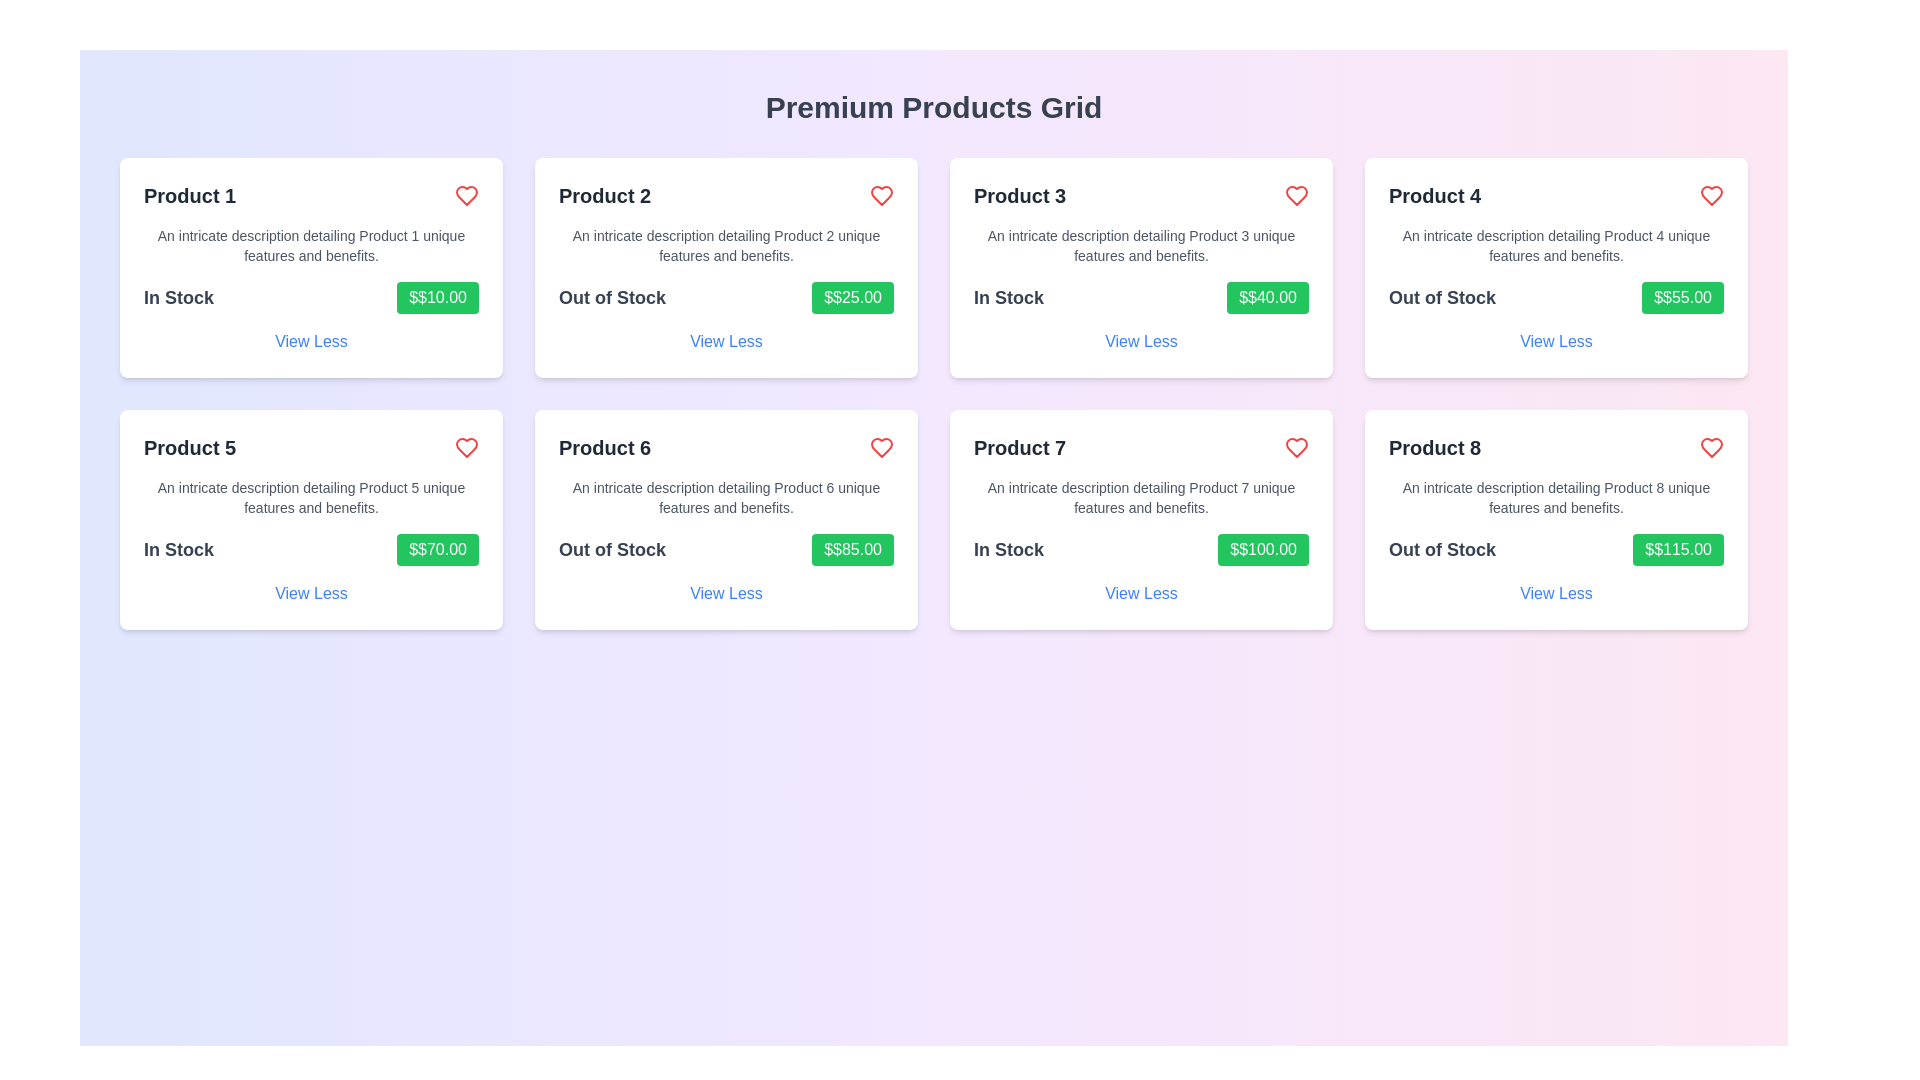  I want to click on the rectangular button displaying the text '$$100.00' with a green background in the 'Product 7' card to observe the hover effect, so click(1262, 550).